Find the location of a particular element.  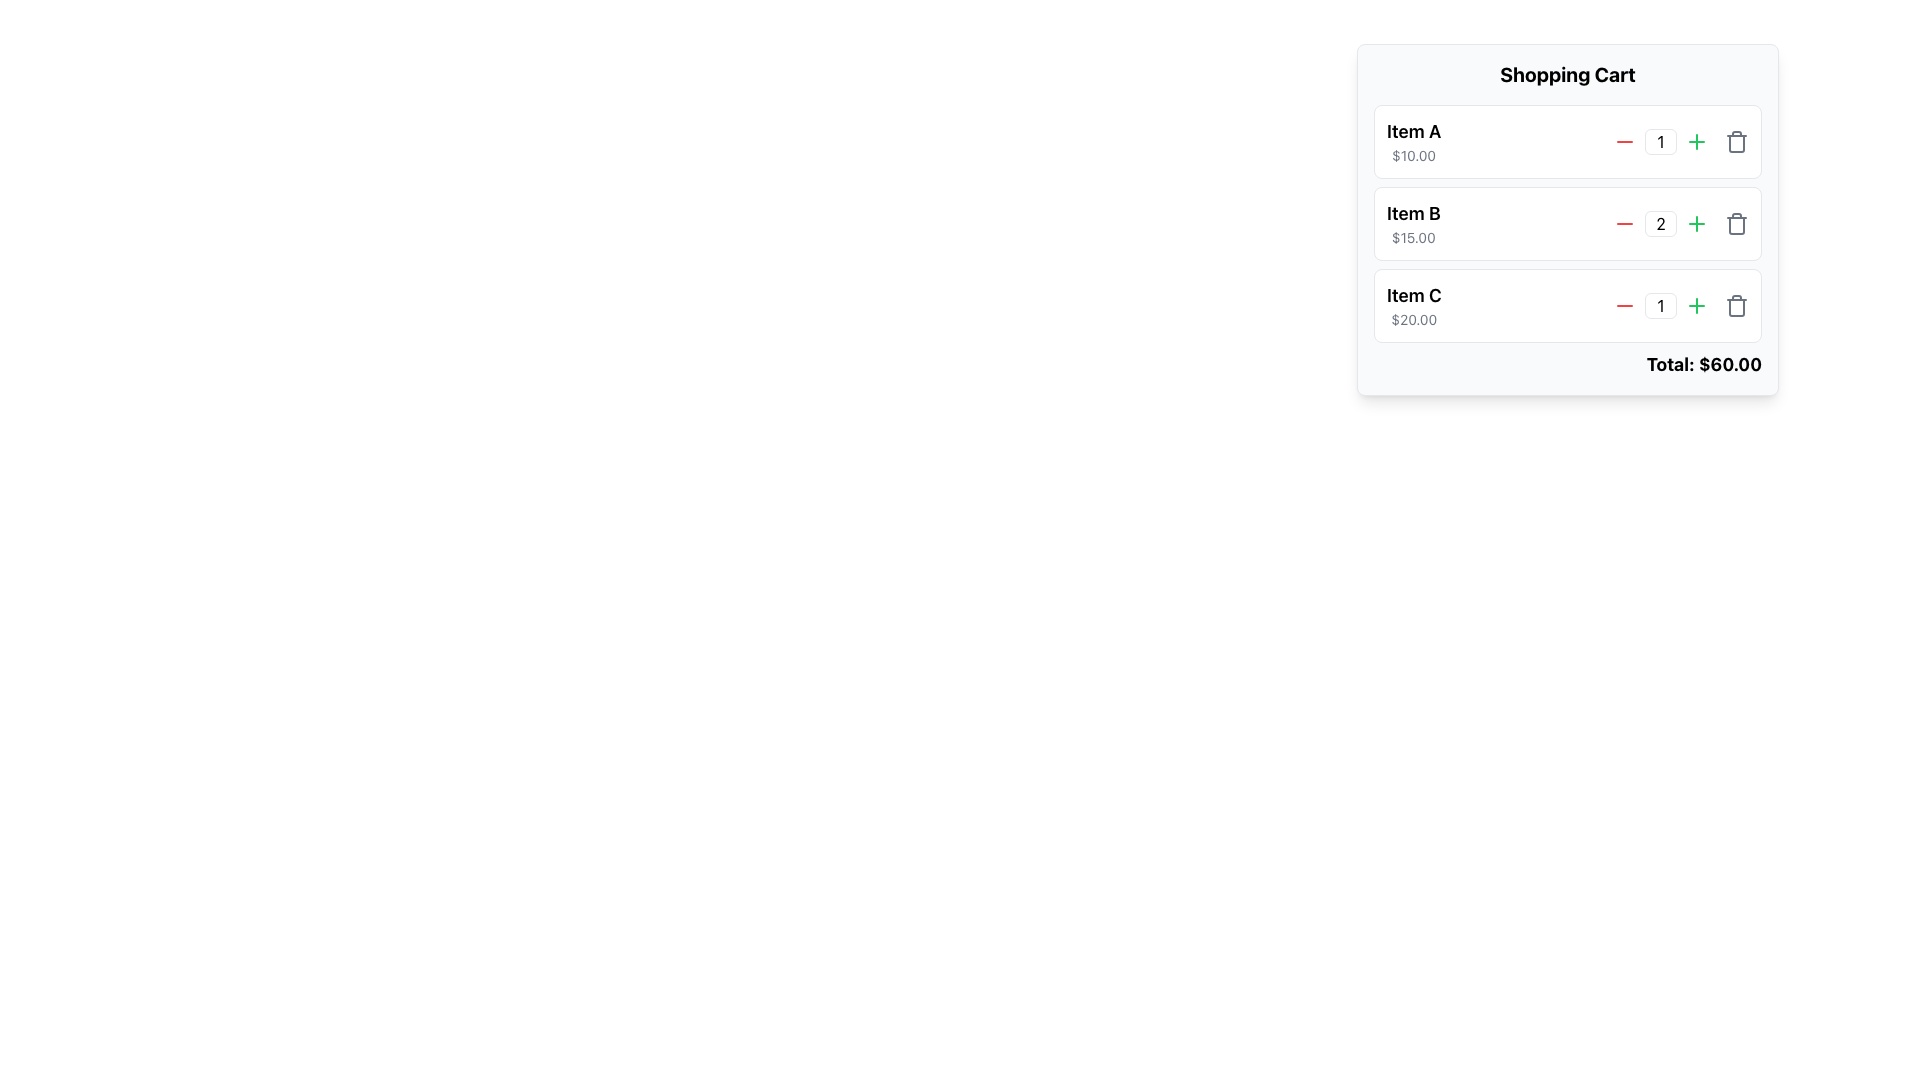

the static text label displaying the price '$10.00' located directly under the label 'Item A' in the shopping cart interface is located at coordinates (1413, 154).